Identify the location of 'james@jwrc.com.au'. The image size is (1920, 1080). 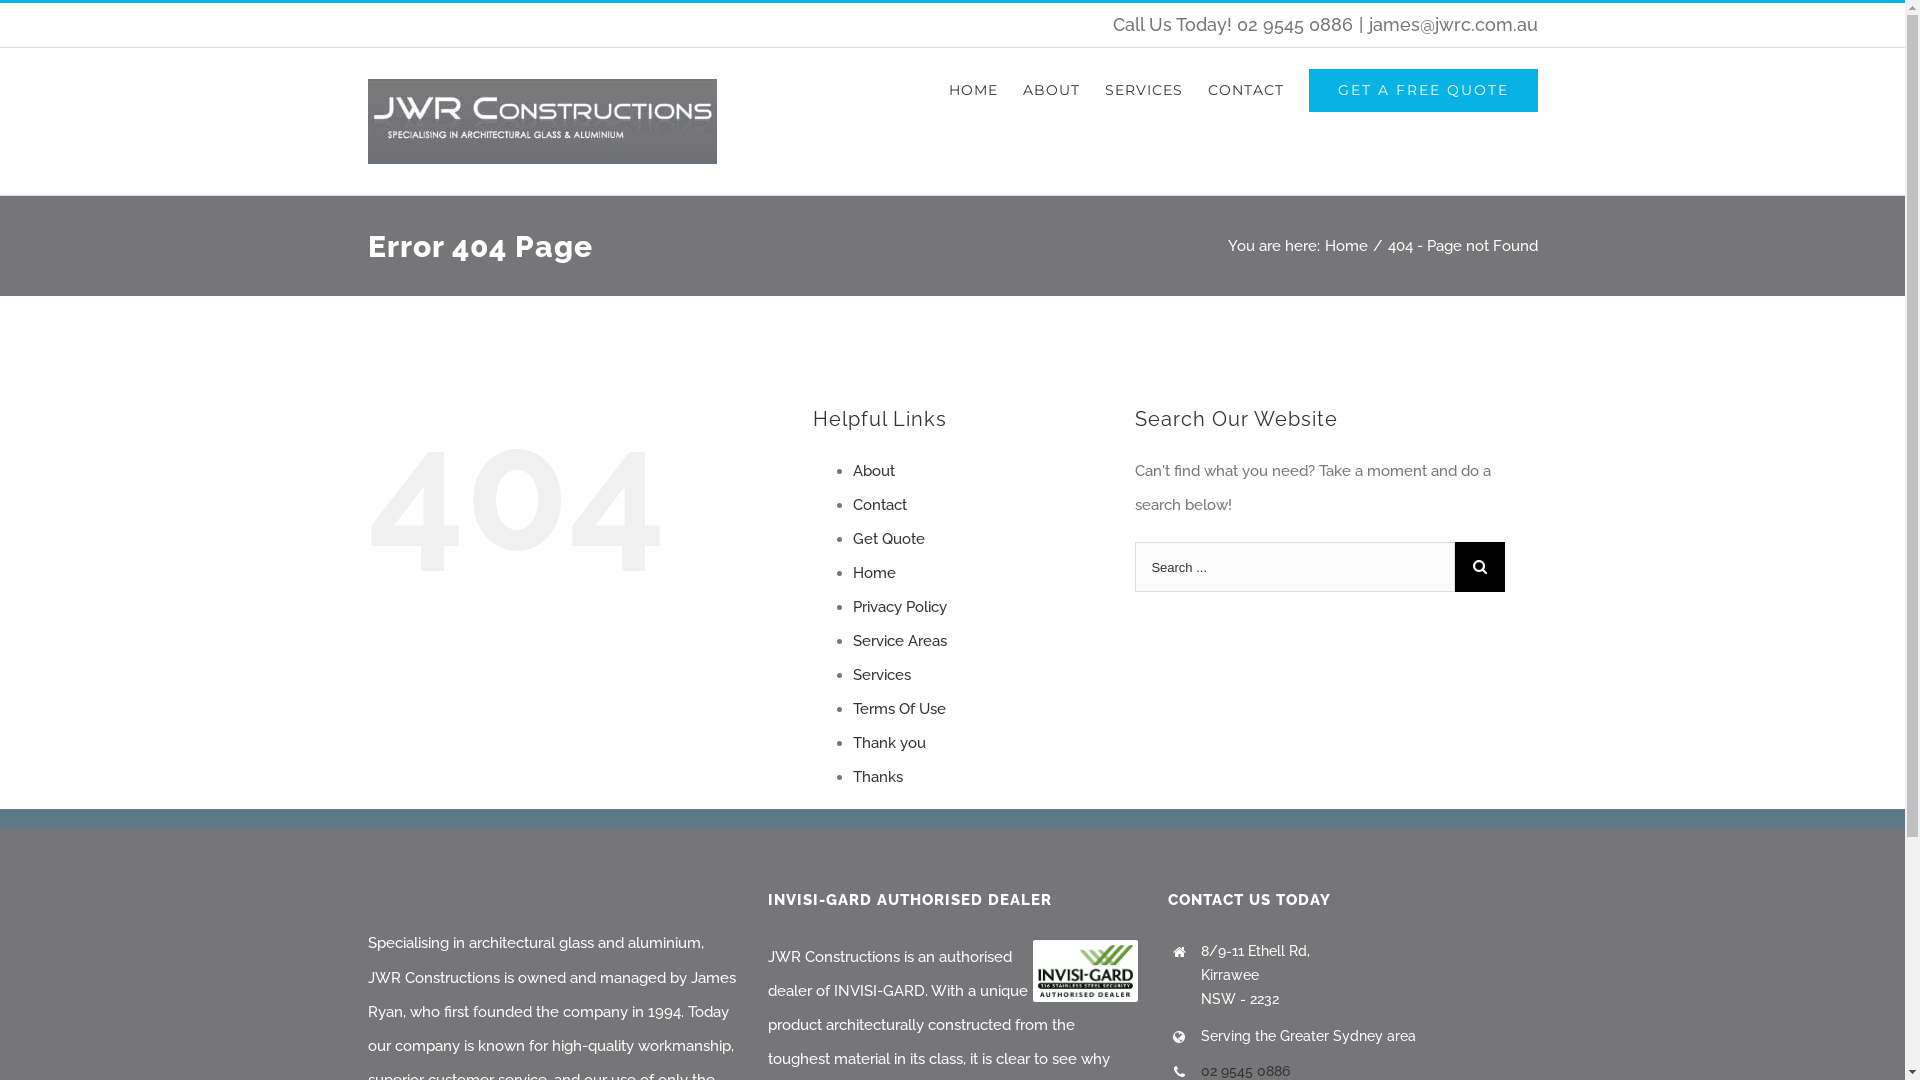
(1452, 24).